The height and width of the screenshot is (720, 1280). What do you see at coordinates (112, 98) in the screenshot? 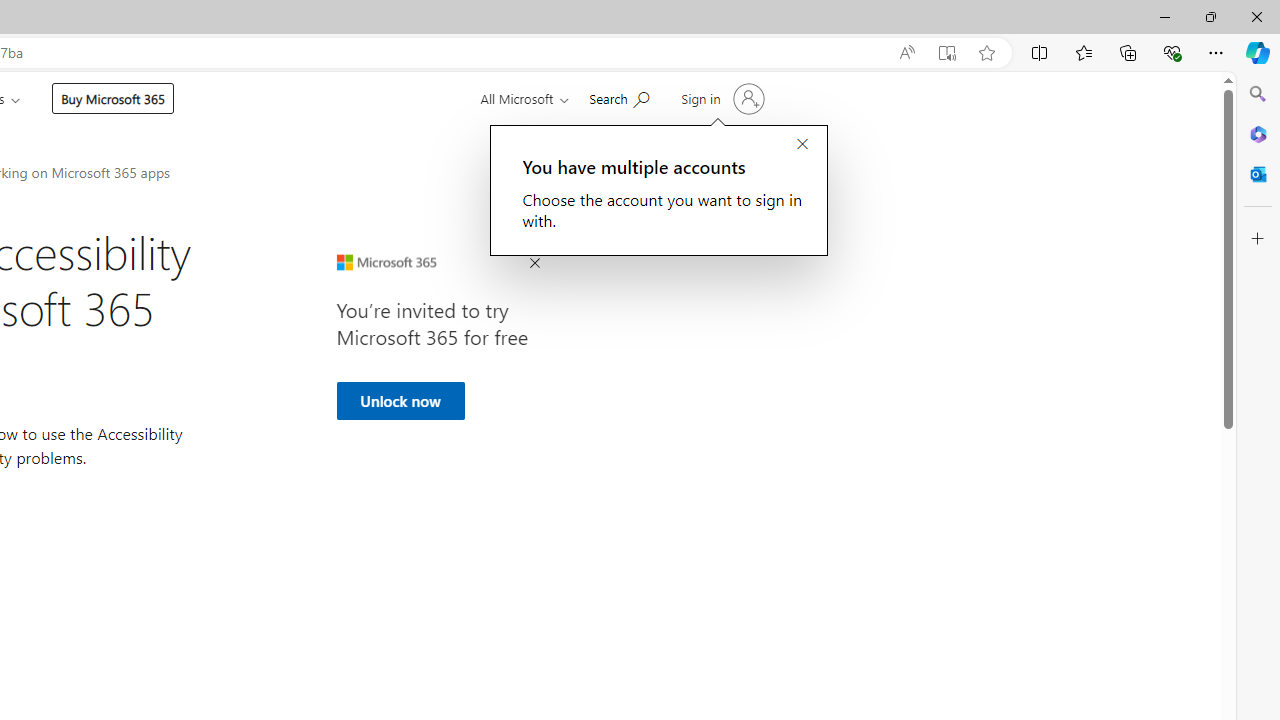
I see `'Buy Microsoft 365'` at bounding box center [112, 98].